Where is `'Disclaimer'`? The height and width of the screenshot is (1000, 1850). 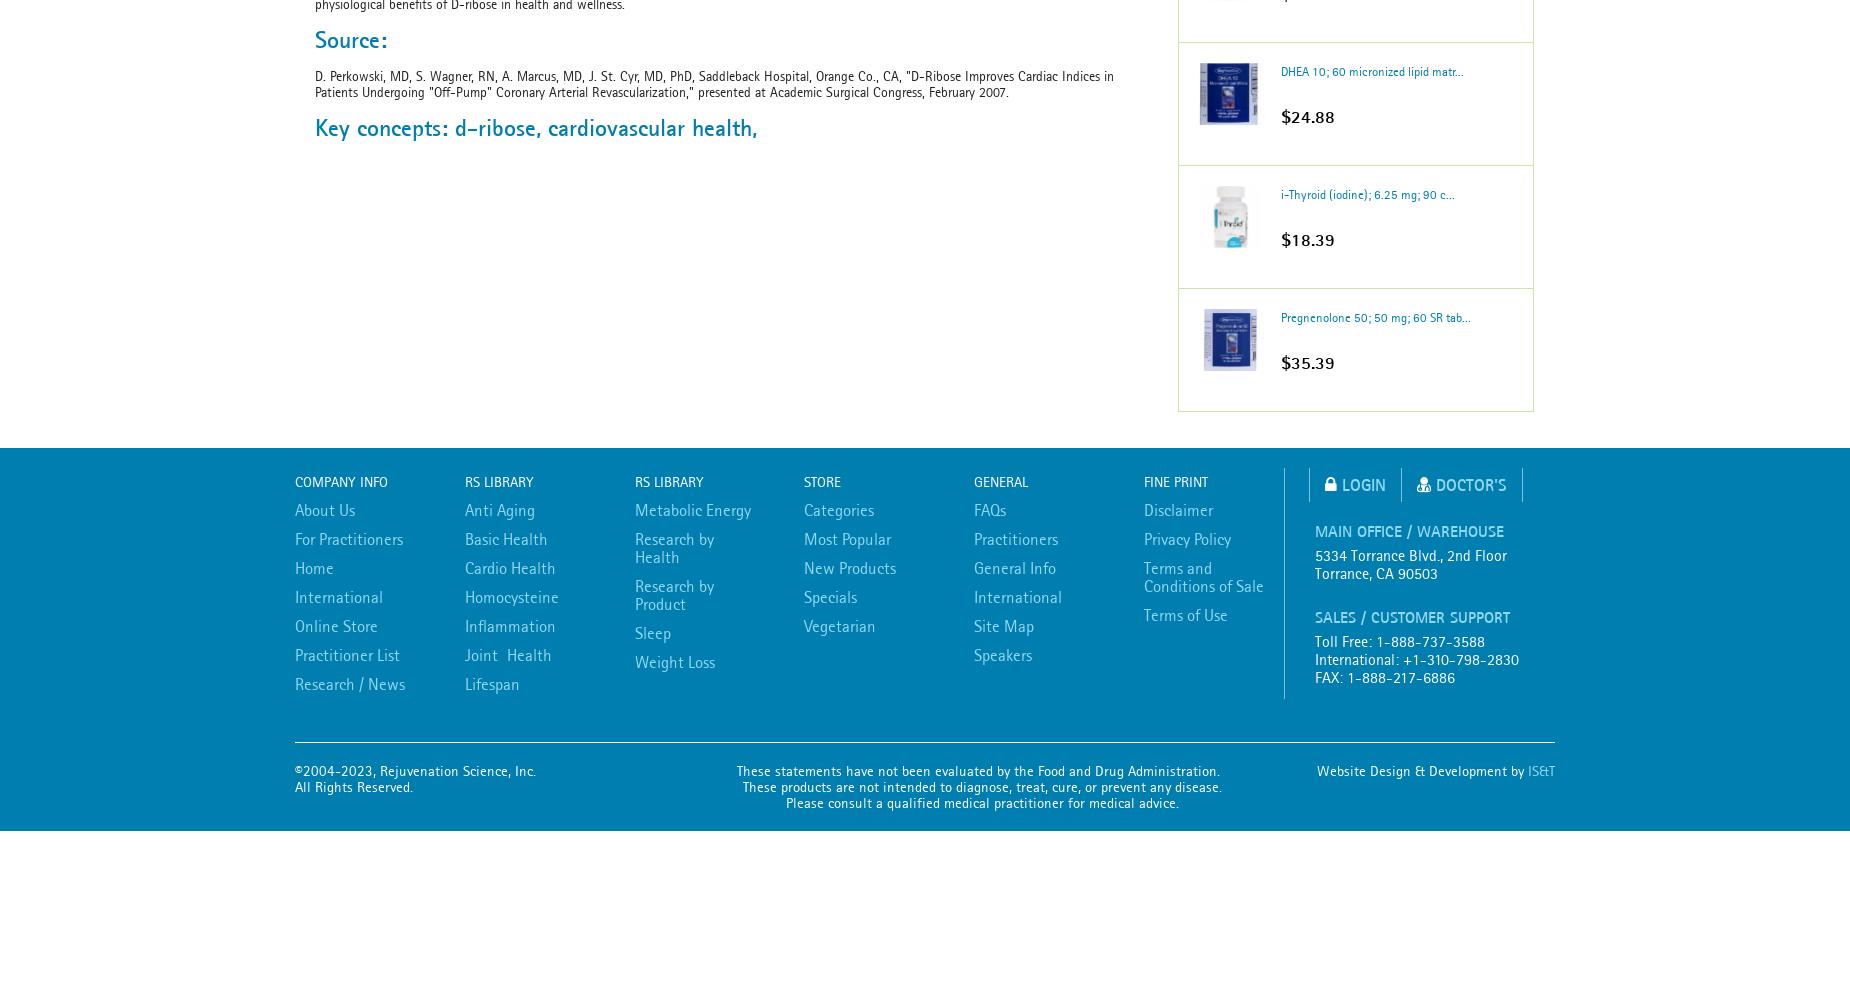 'Disclaimer' is located at coordinates (1177, 510).